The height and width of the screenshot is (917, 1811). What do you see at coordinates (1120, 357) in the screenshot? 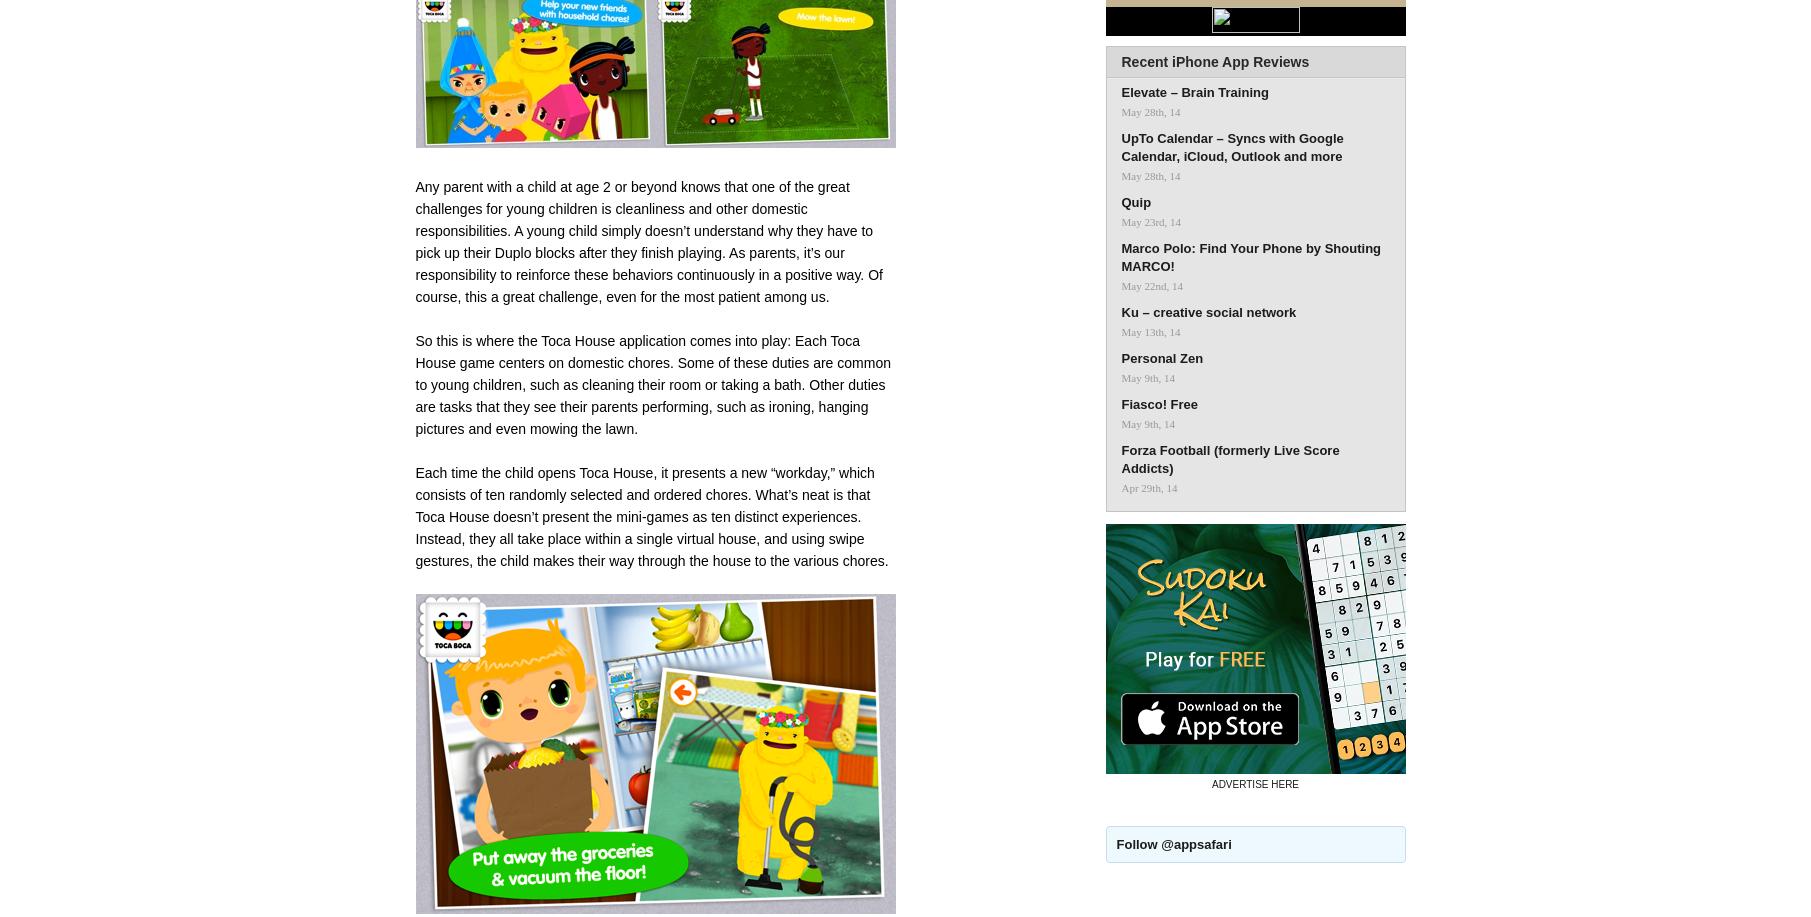
I see `'Personal Zen'` at bounding box center [1120, 357].